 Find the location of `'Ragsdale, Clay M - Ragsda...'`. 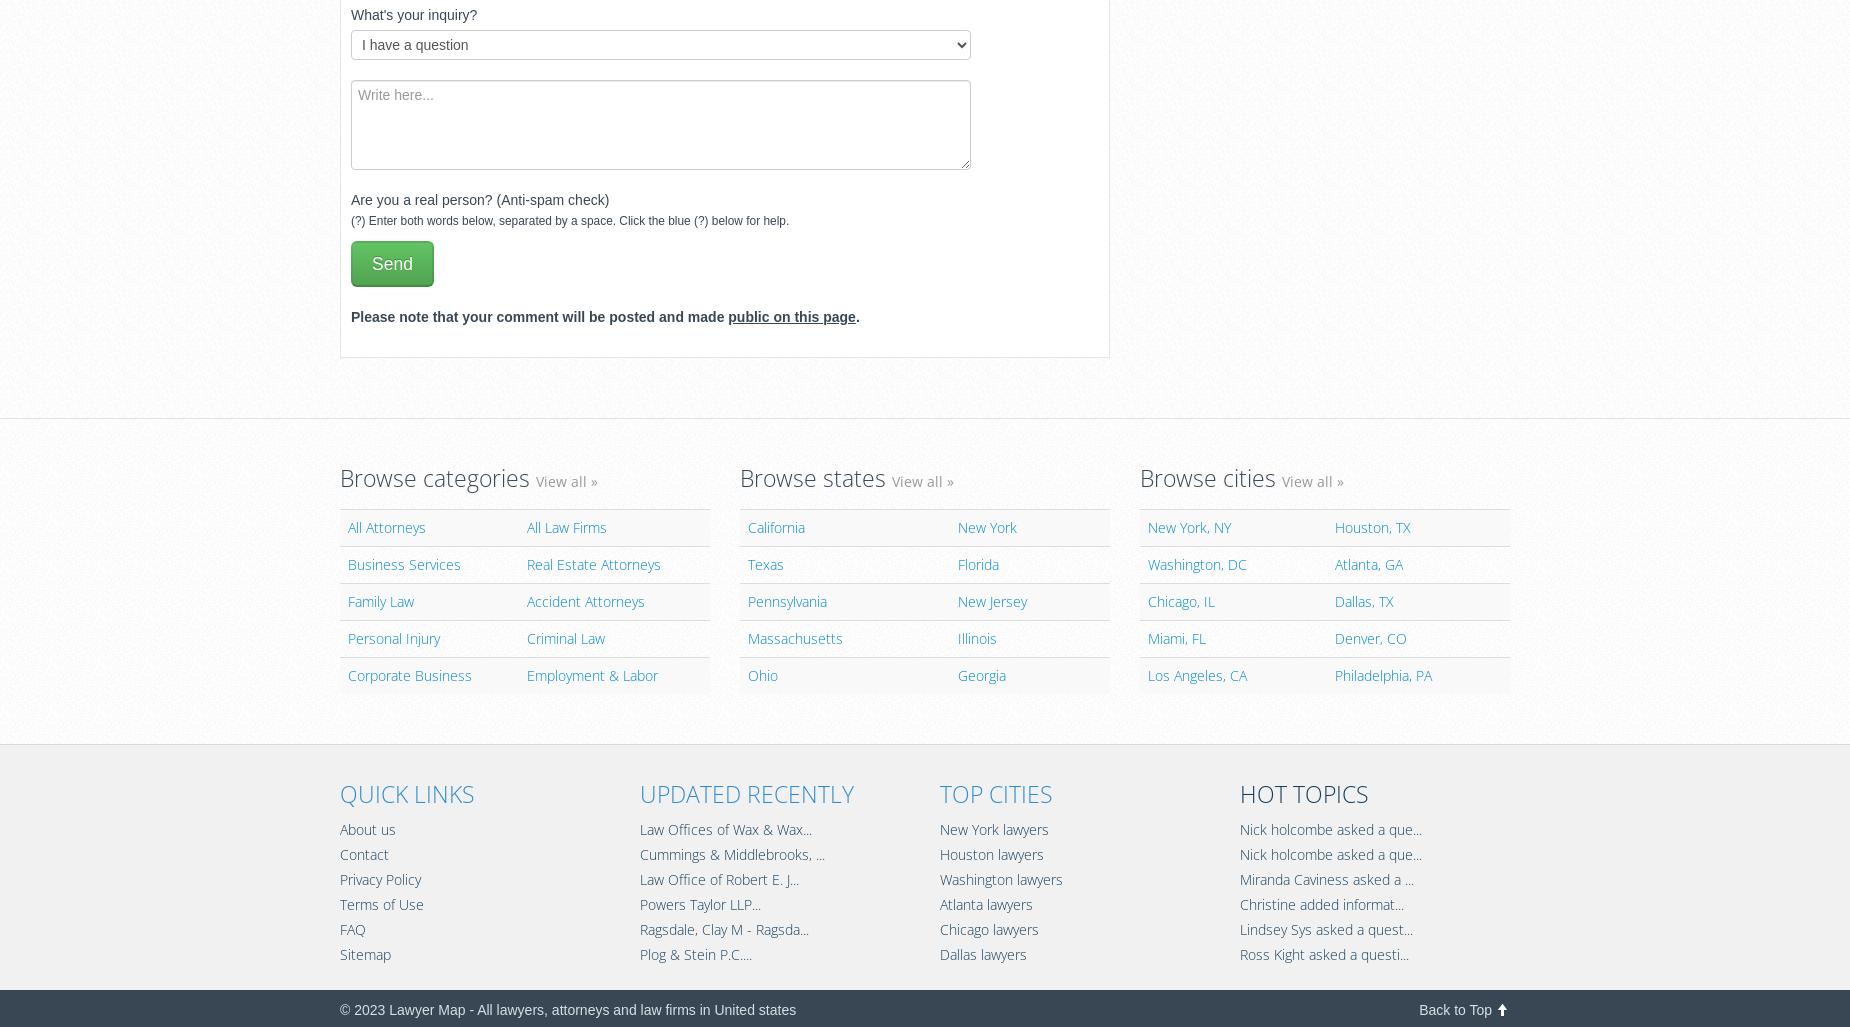

'Ragsdale, Clay M - Ragsda...' is located at coordinates (724, 928).